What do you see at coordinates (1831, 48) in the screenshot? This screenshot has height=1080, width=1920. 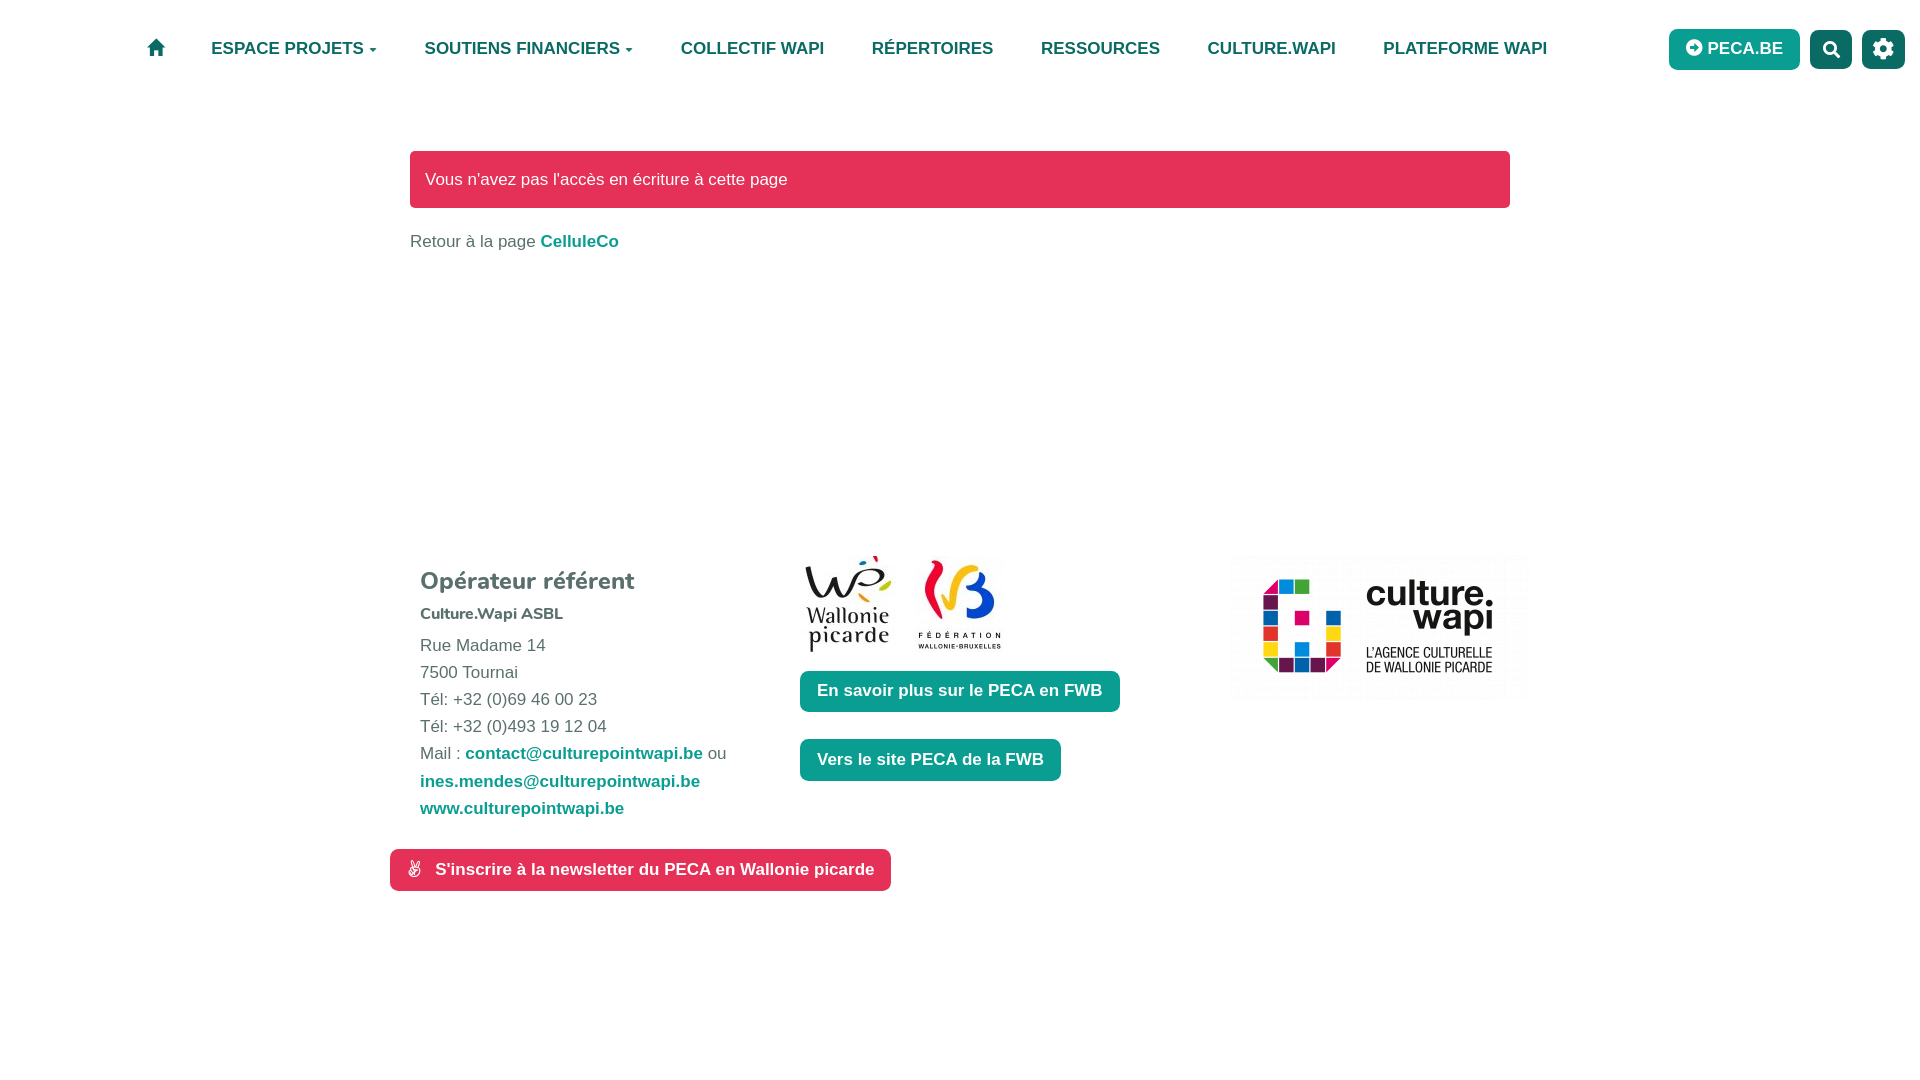 I see `'Rechercher'` at bounding box center [1831, 48].